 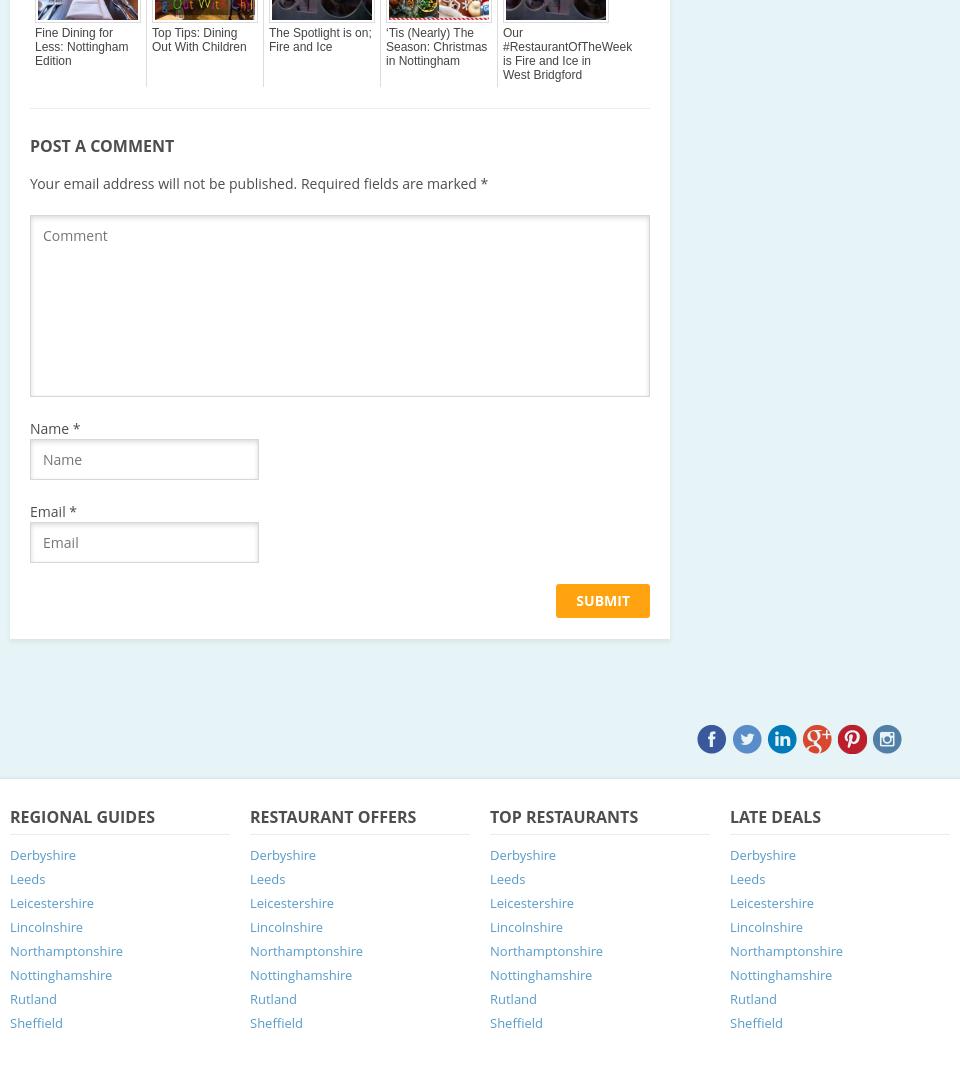 What do you see at coordinates (728, 815) in the screenshot?
I see `'Late Deals'` at bounding box center [728, 815].